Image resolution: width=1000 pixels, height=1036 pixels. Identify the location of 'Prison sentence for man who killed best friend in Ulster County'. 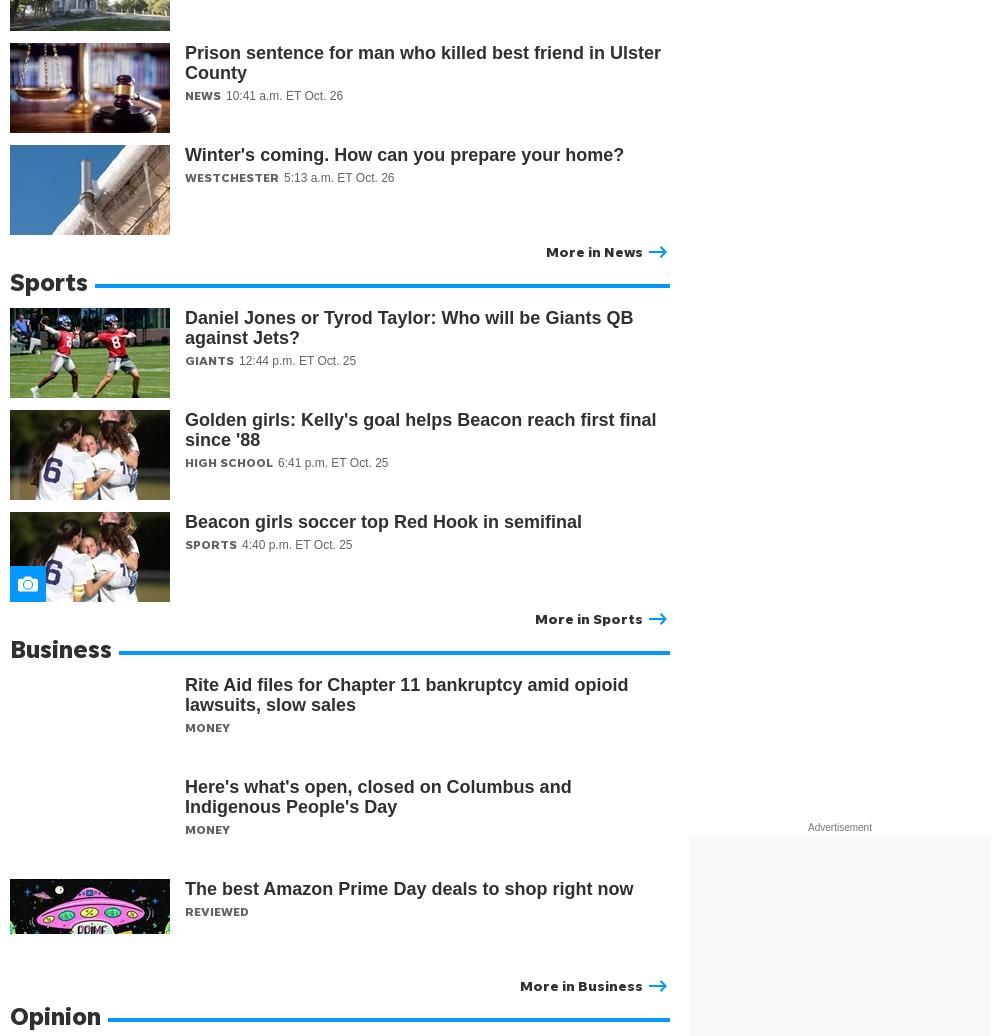
(423, 62).